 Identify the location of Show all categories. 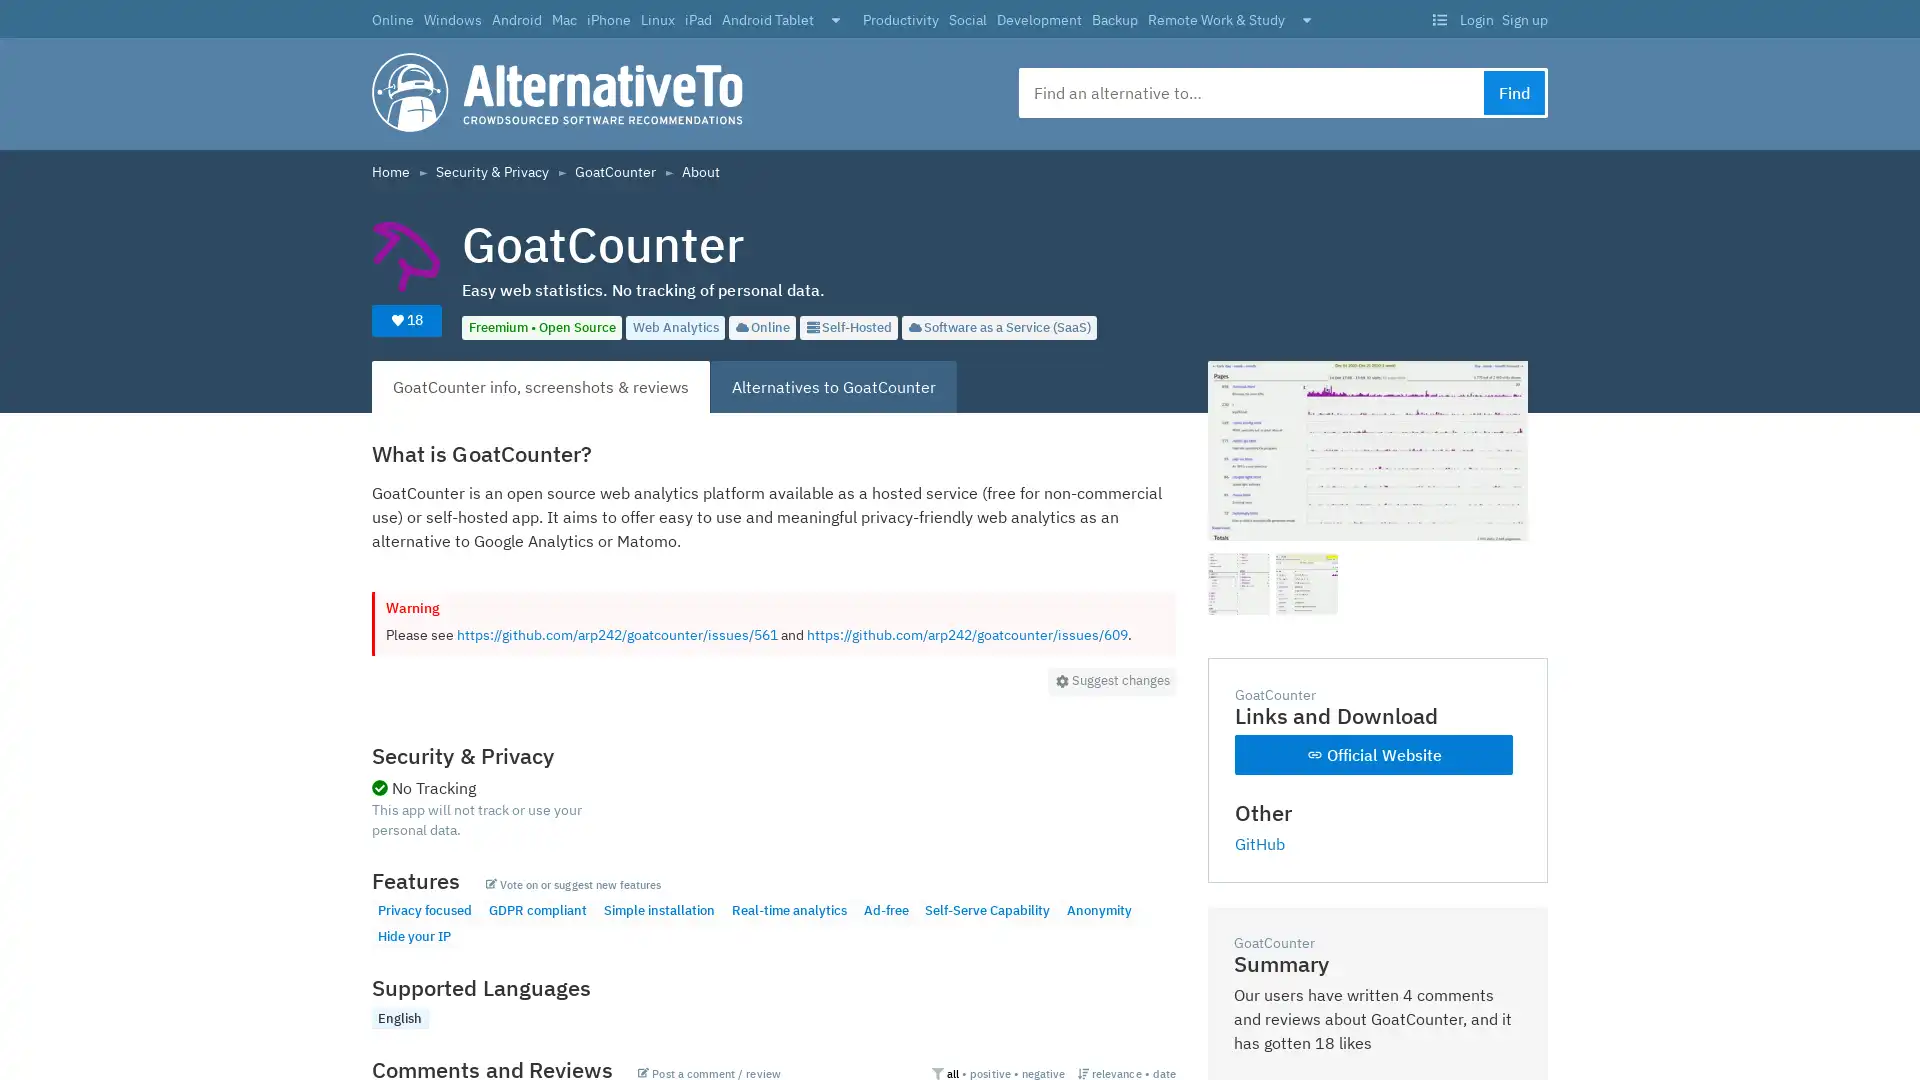
(1306, 21).